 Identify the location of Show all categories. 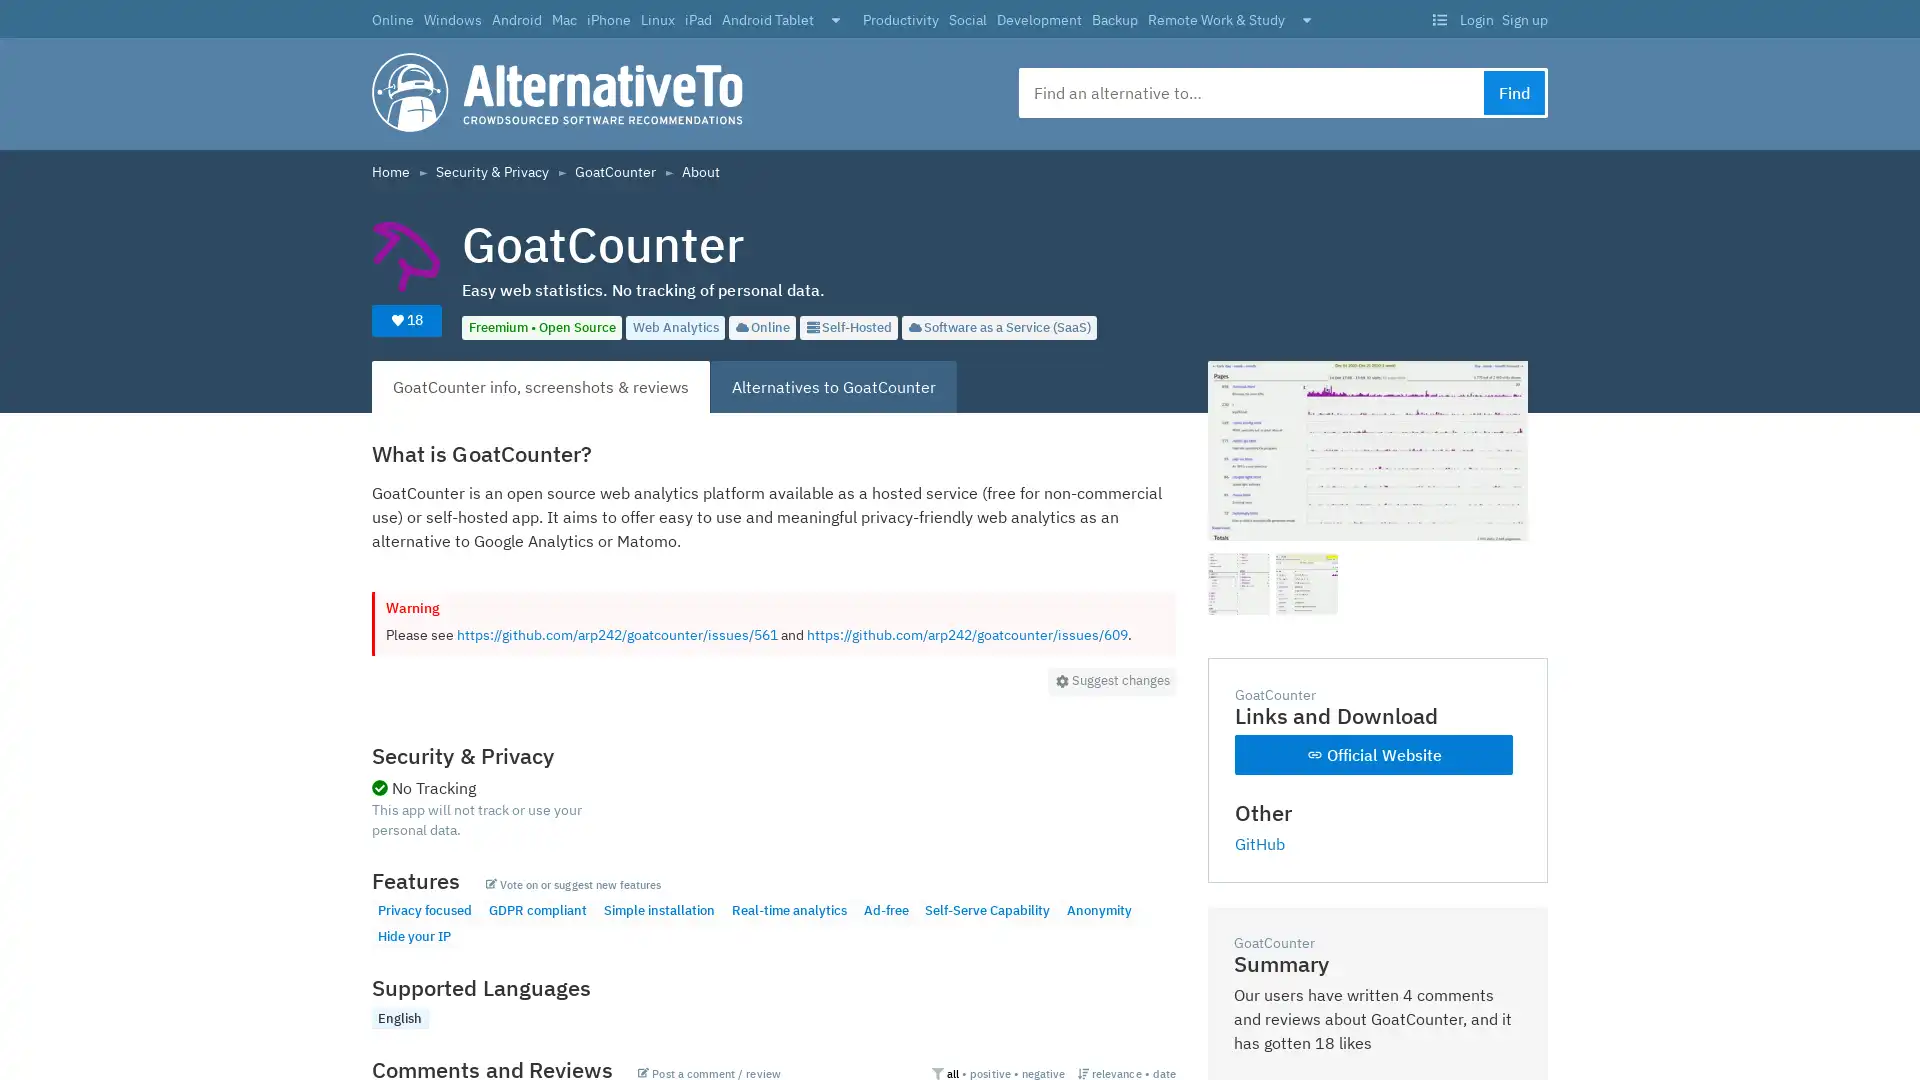
(1306, 21).